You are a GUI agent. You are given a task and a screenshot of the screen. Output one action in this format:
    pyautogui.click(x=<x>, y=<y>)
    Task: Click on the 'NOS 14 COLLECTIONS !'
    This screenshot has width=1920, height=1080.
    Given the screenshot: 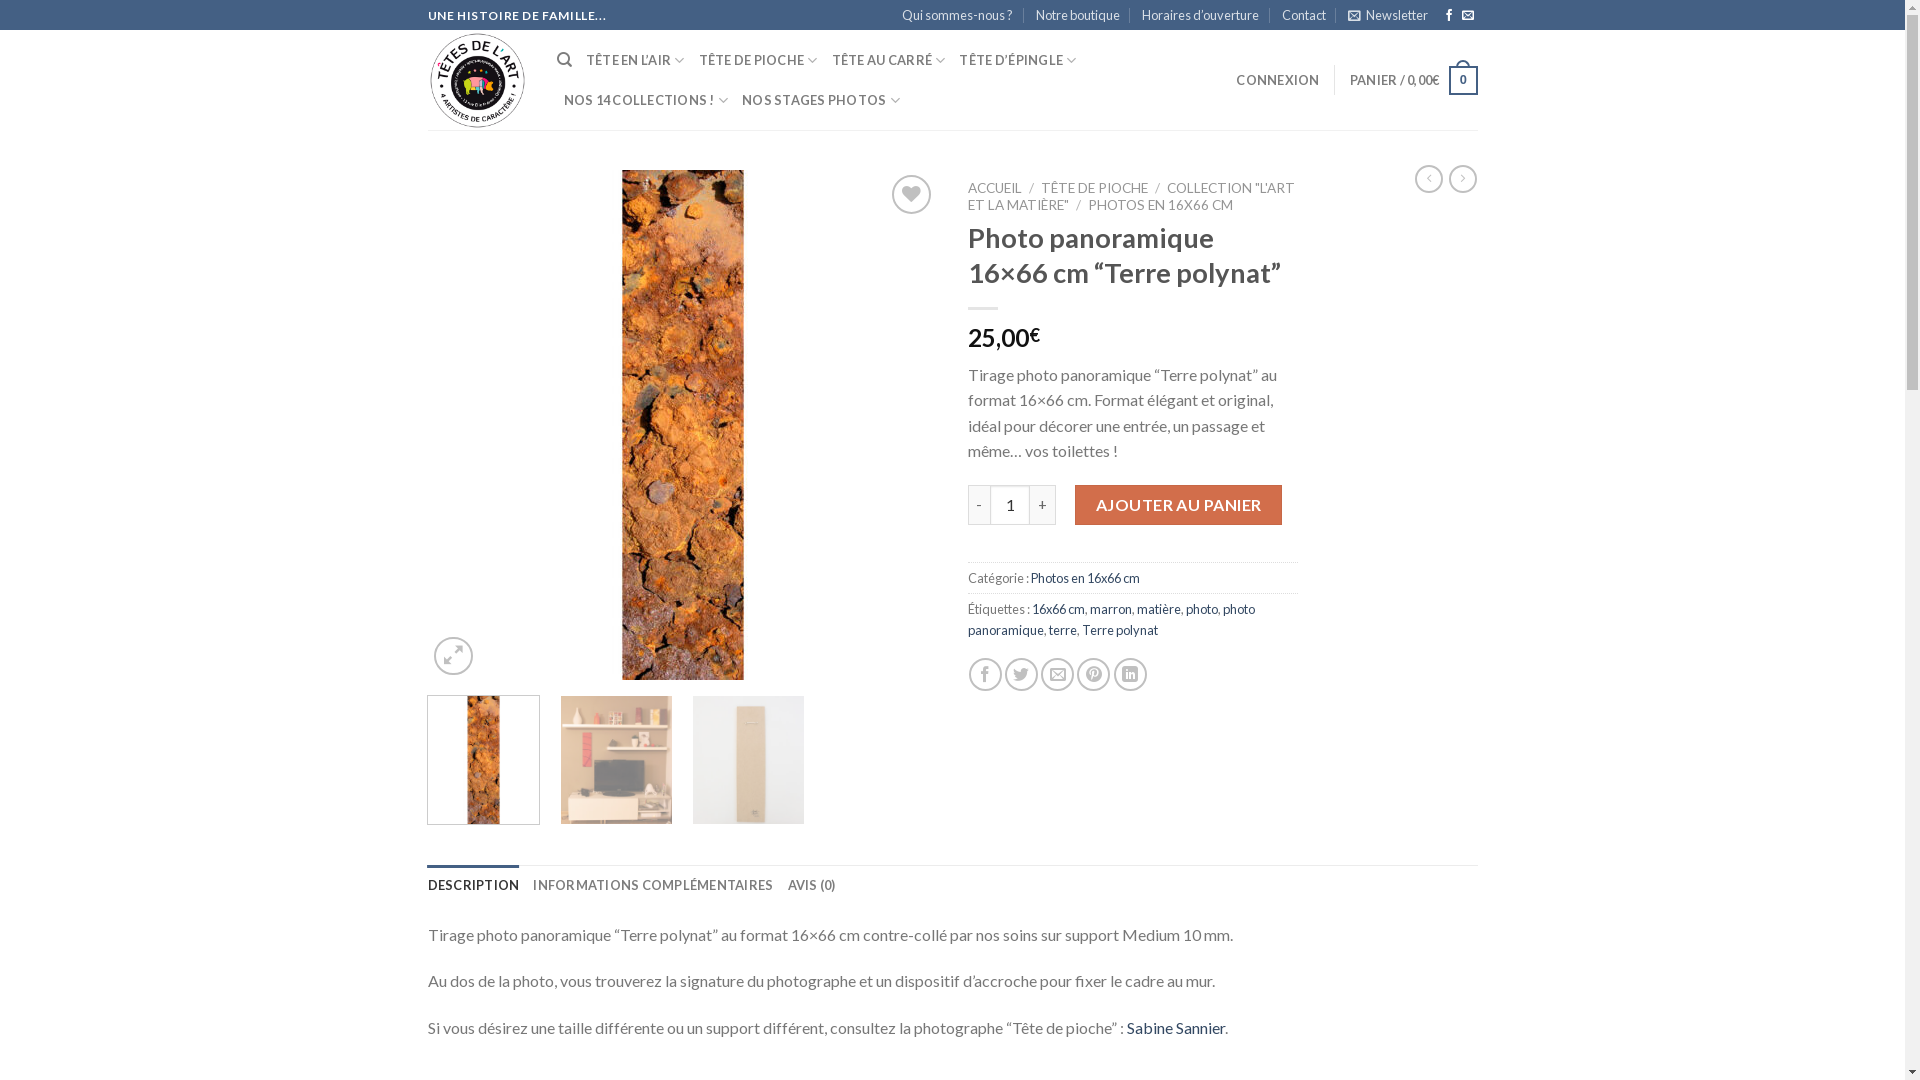 What is the action you would take?
    pyautogui.click(x=646, y=100)
    